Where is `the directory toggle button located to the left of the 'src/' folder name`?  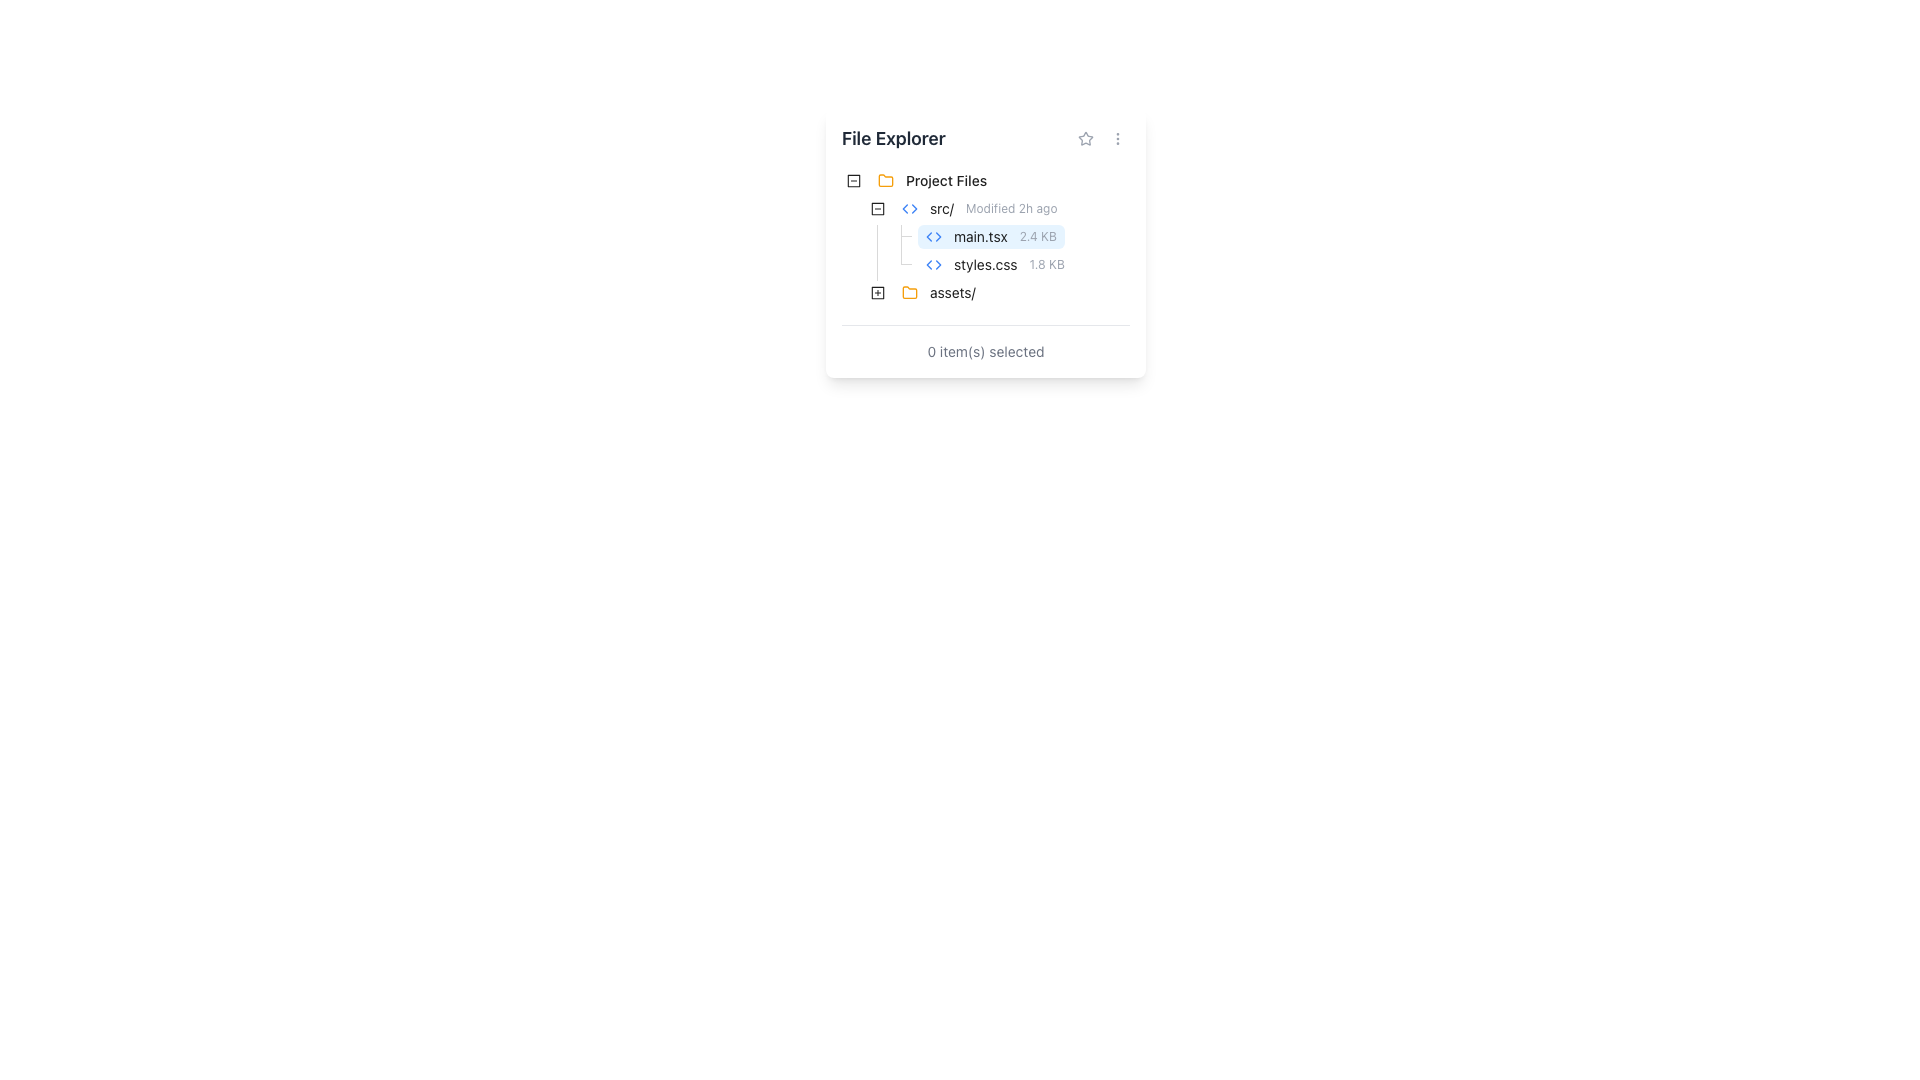
the directory toggle button located to the left of the 'src/' folder name is located at coordinates (878, 208).